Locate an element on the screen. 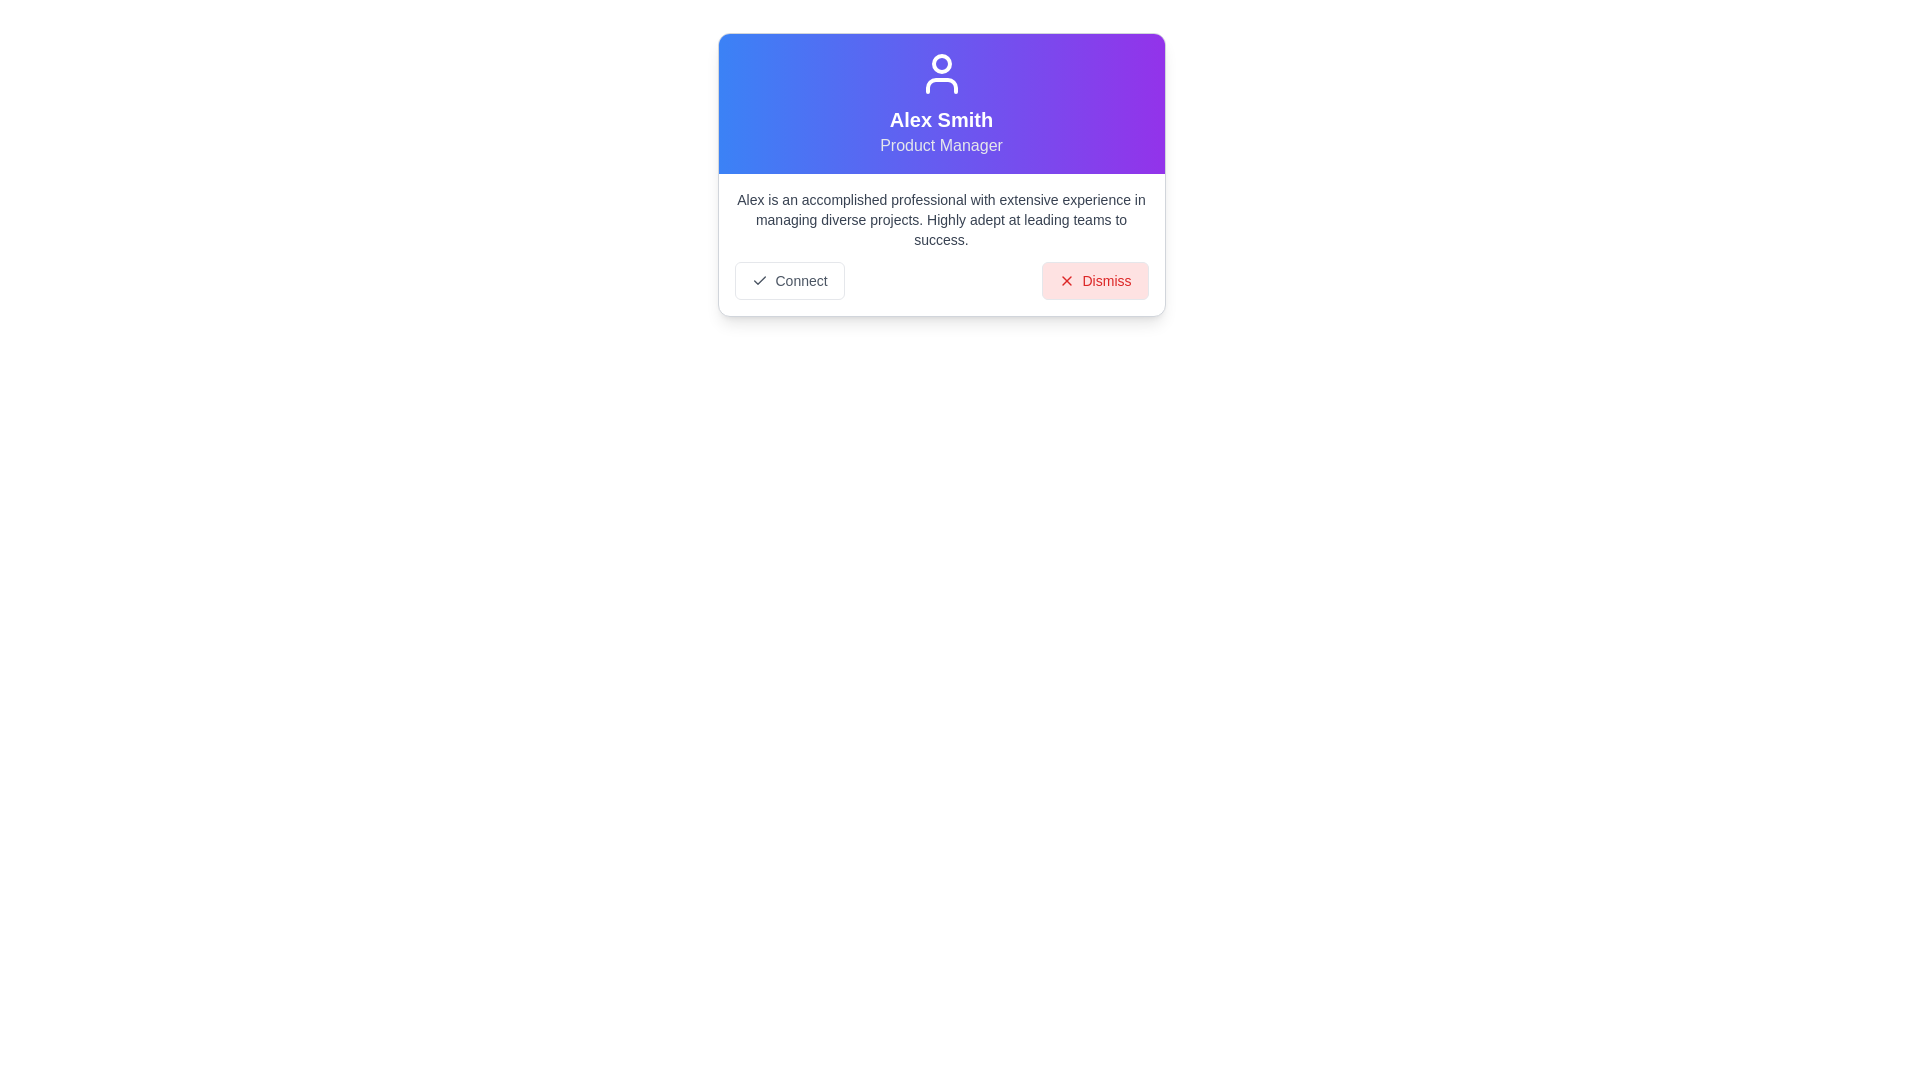 This screenshot has width=1920, height=1080. the 'Dismiss' text label located is located at coordinates (1106, 281).